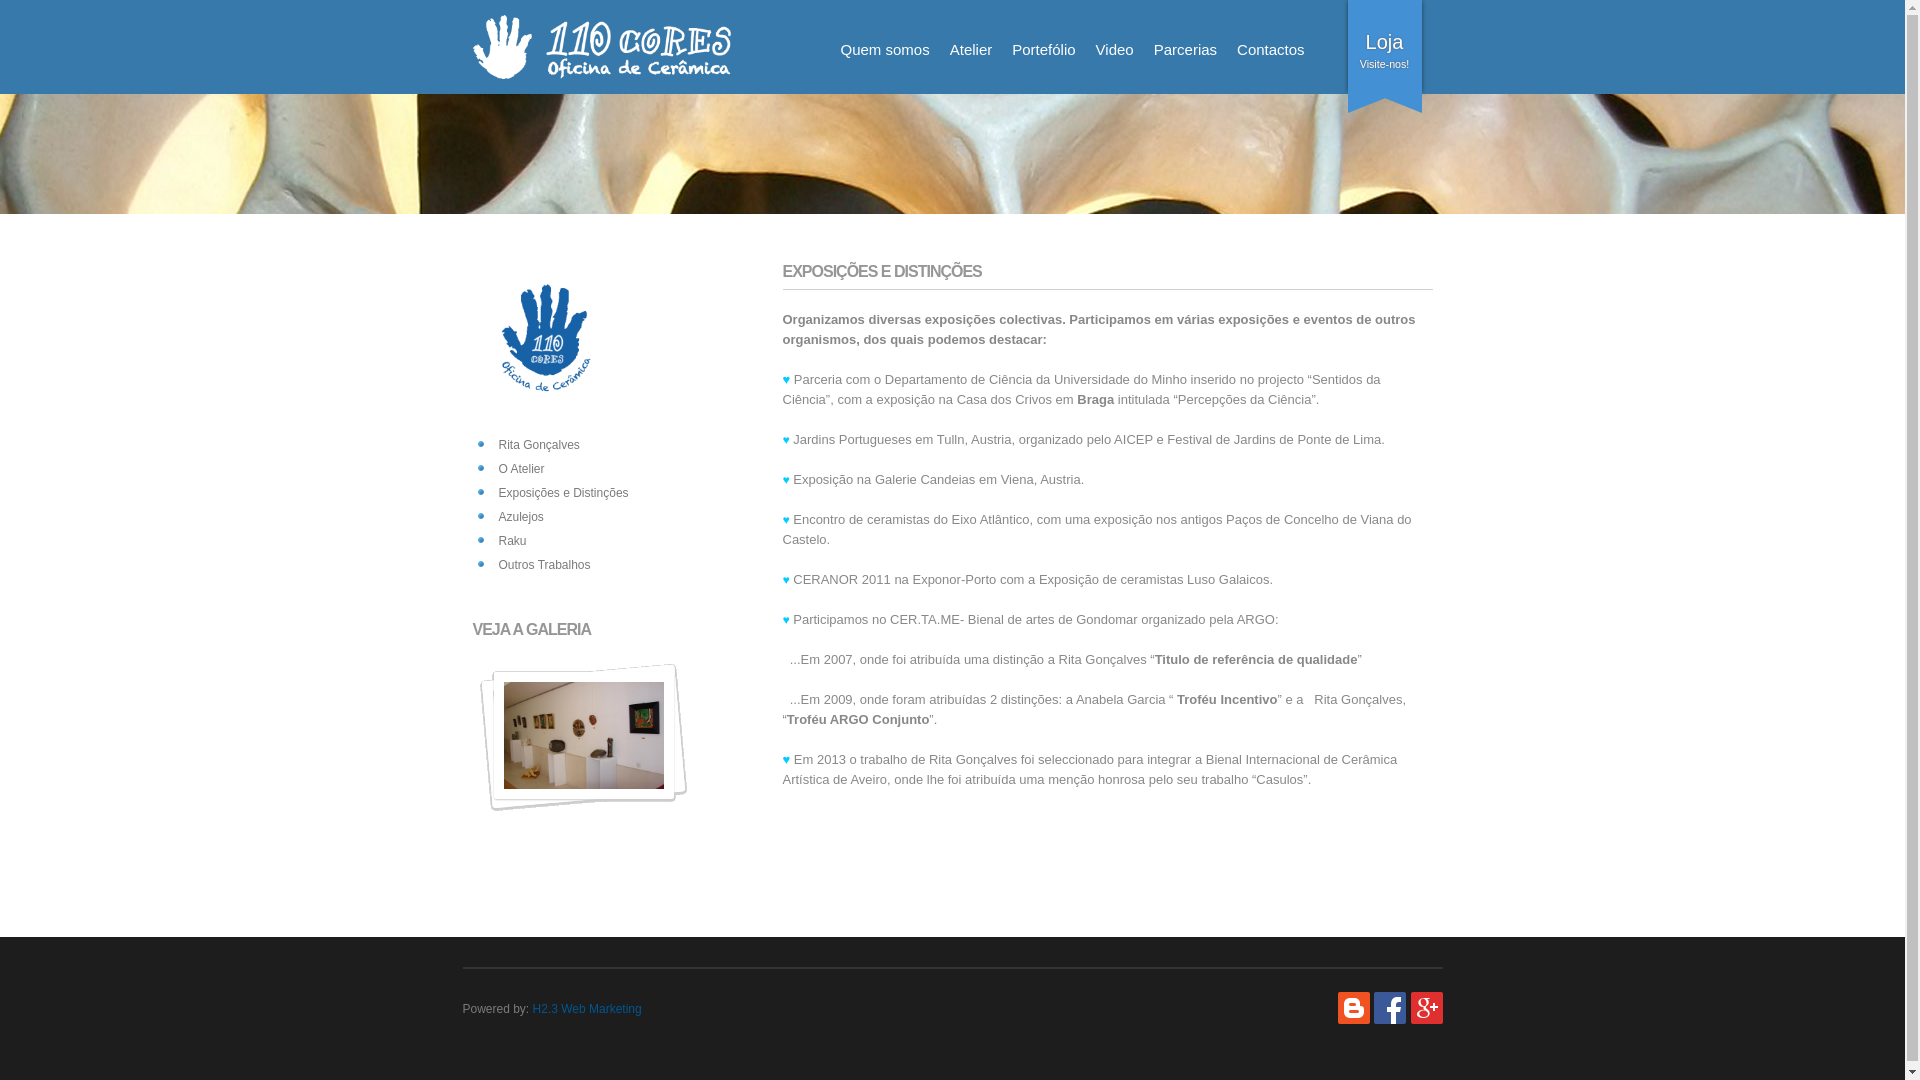 The width and height of the screenshot is (1920, 1080). What do you see at coordinates (1353, 1007) in the screenshot?
I see `'Blog'` at bounding box center [1353, 1007].